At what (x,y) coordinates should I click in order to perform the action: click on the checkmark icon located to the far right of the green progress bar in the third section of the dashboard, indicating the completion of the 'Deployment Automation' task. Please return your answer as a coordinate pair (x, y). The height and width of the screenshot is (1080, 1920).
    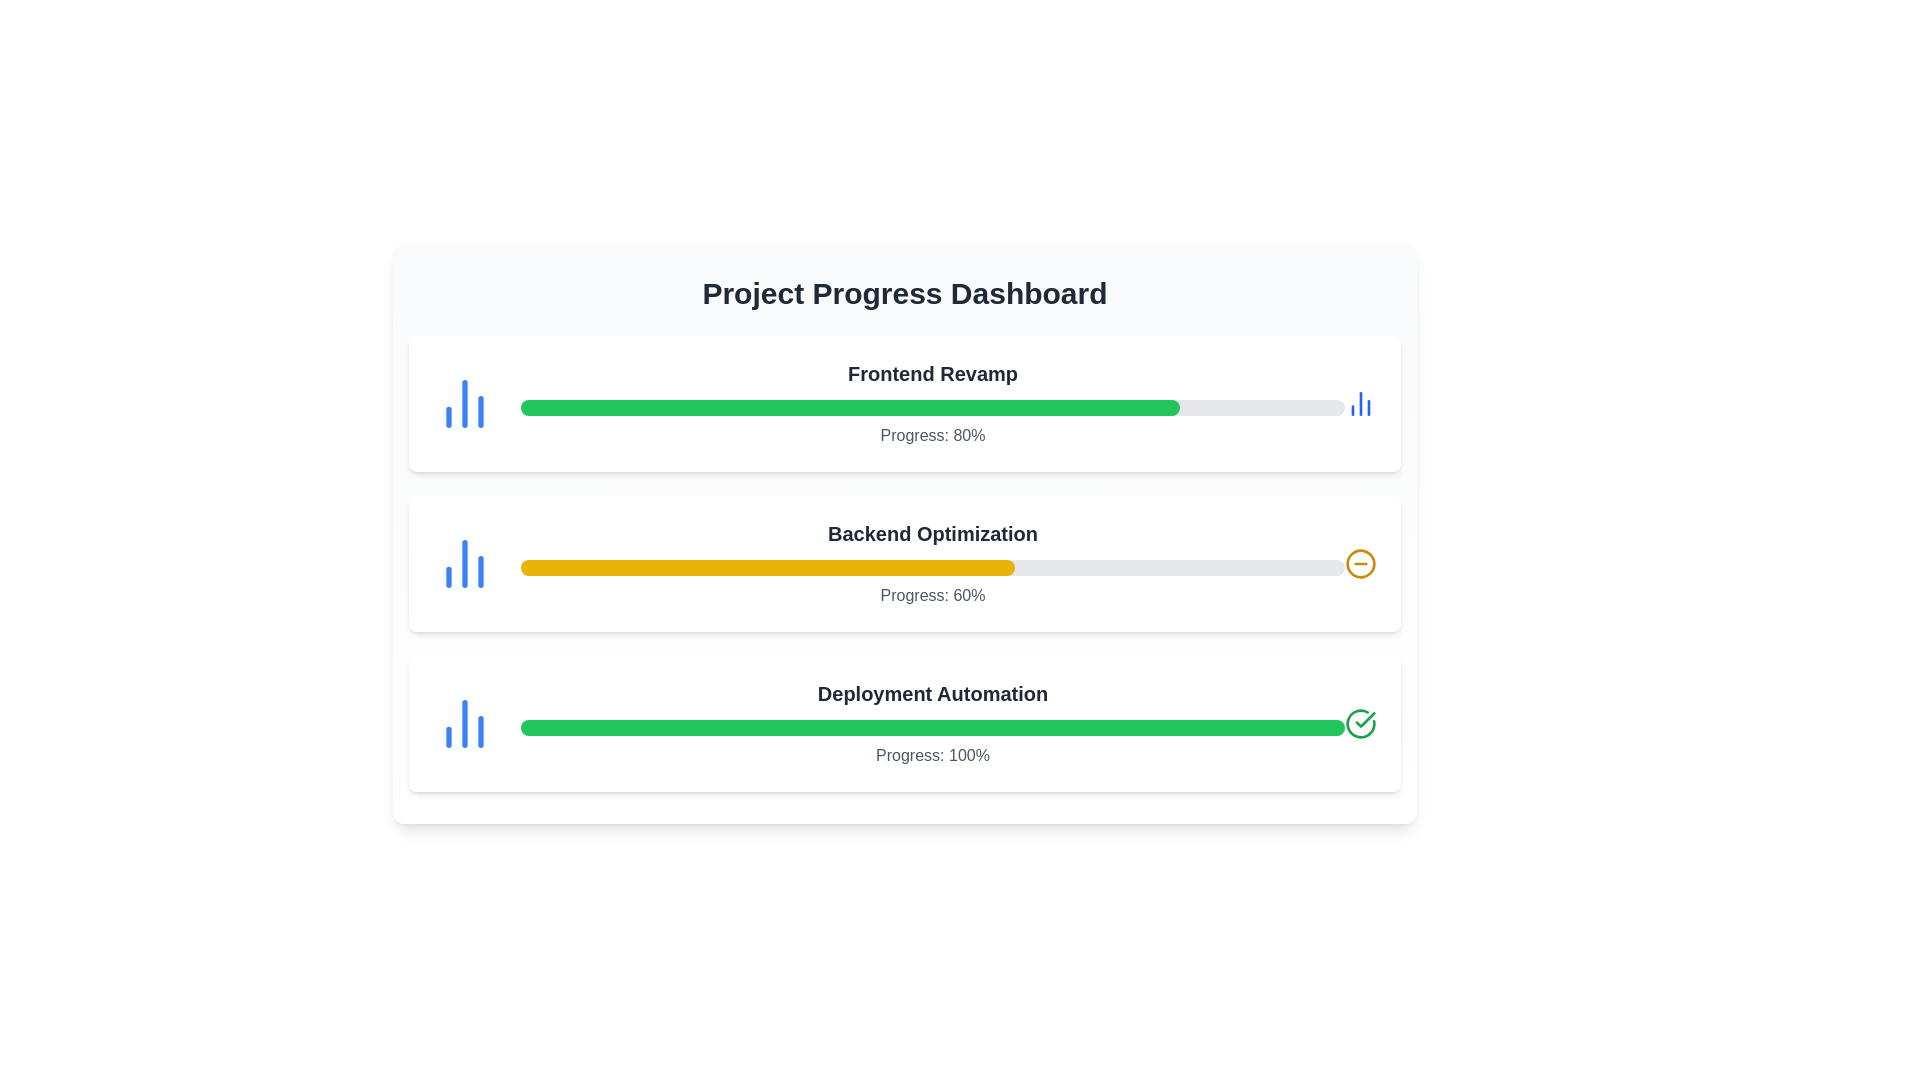
    Looking at the image, I should click on (1364, 720).